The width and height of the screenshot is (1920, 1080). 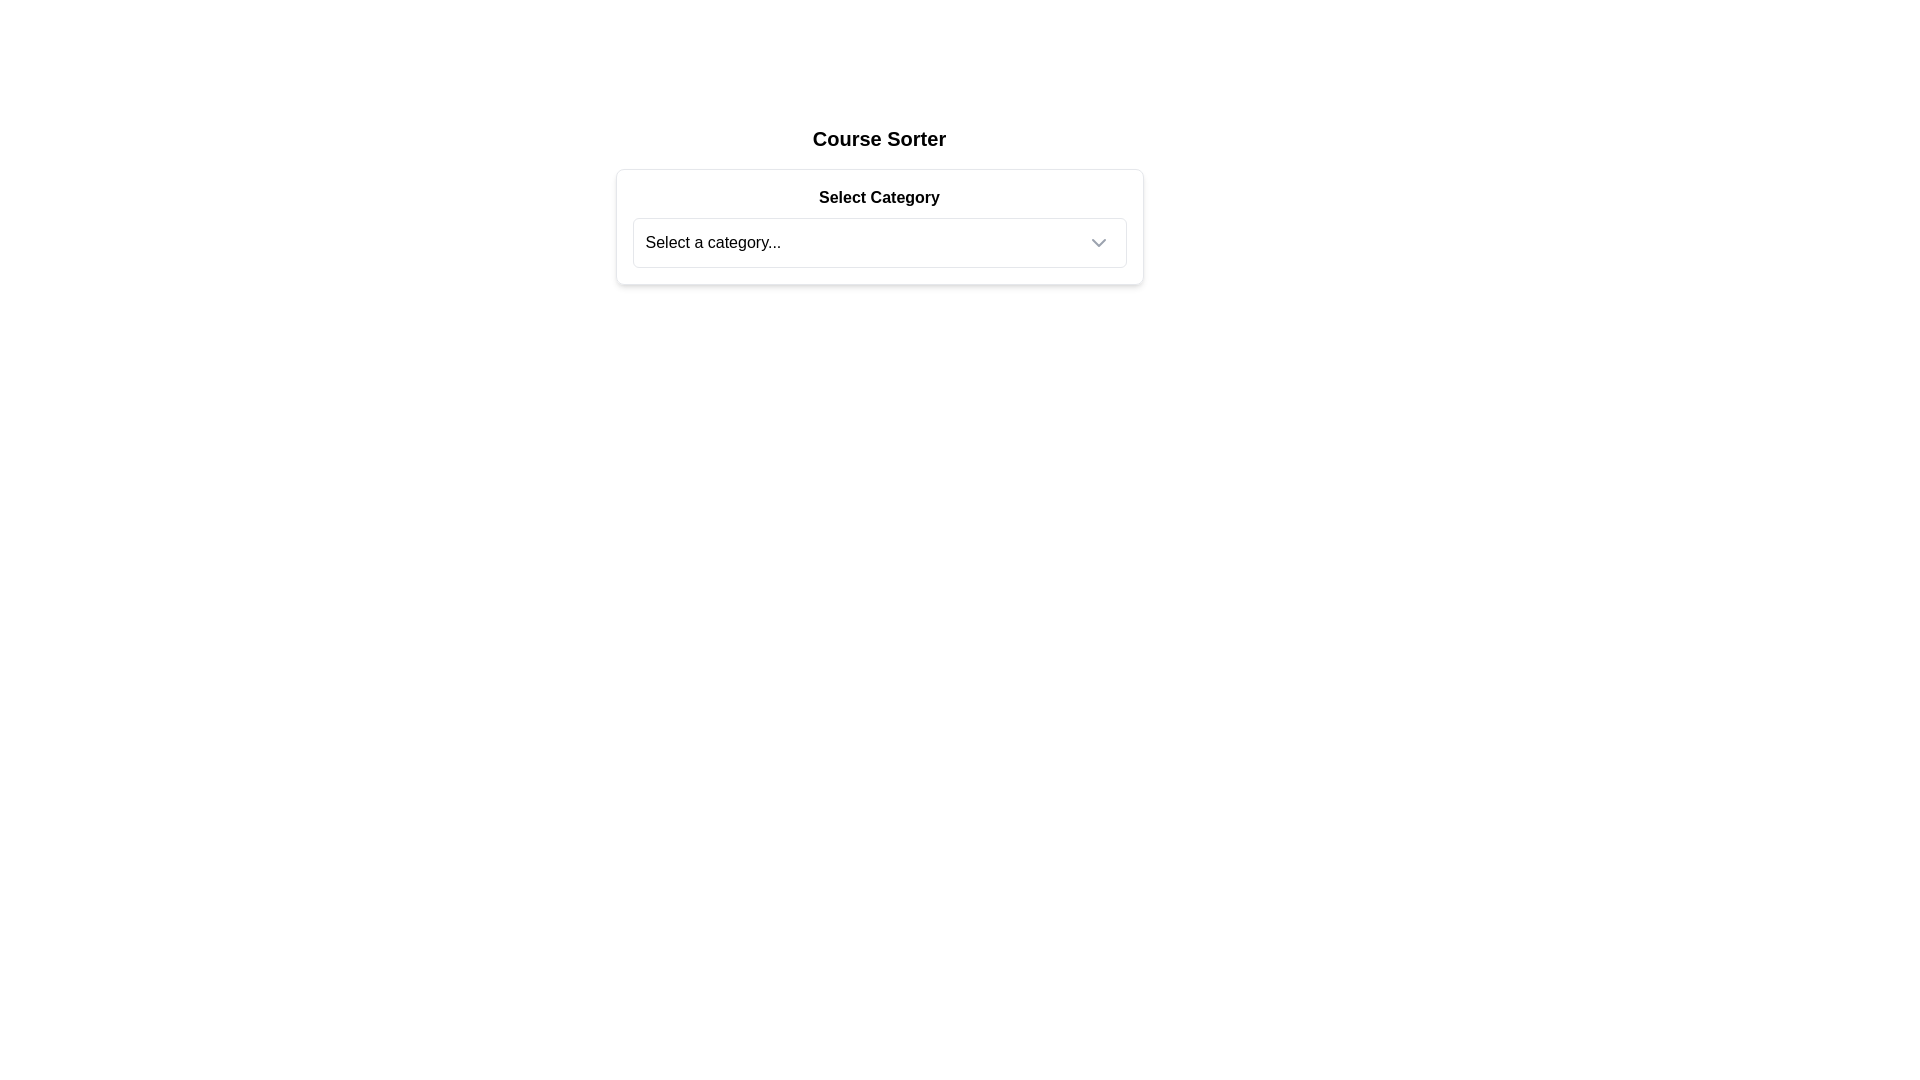 I want to click on the bold header text labeled 'Select Category' that is centered within a card layout, positioned above a dropdown field, so click(x=879, y=204).